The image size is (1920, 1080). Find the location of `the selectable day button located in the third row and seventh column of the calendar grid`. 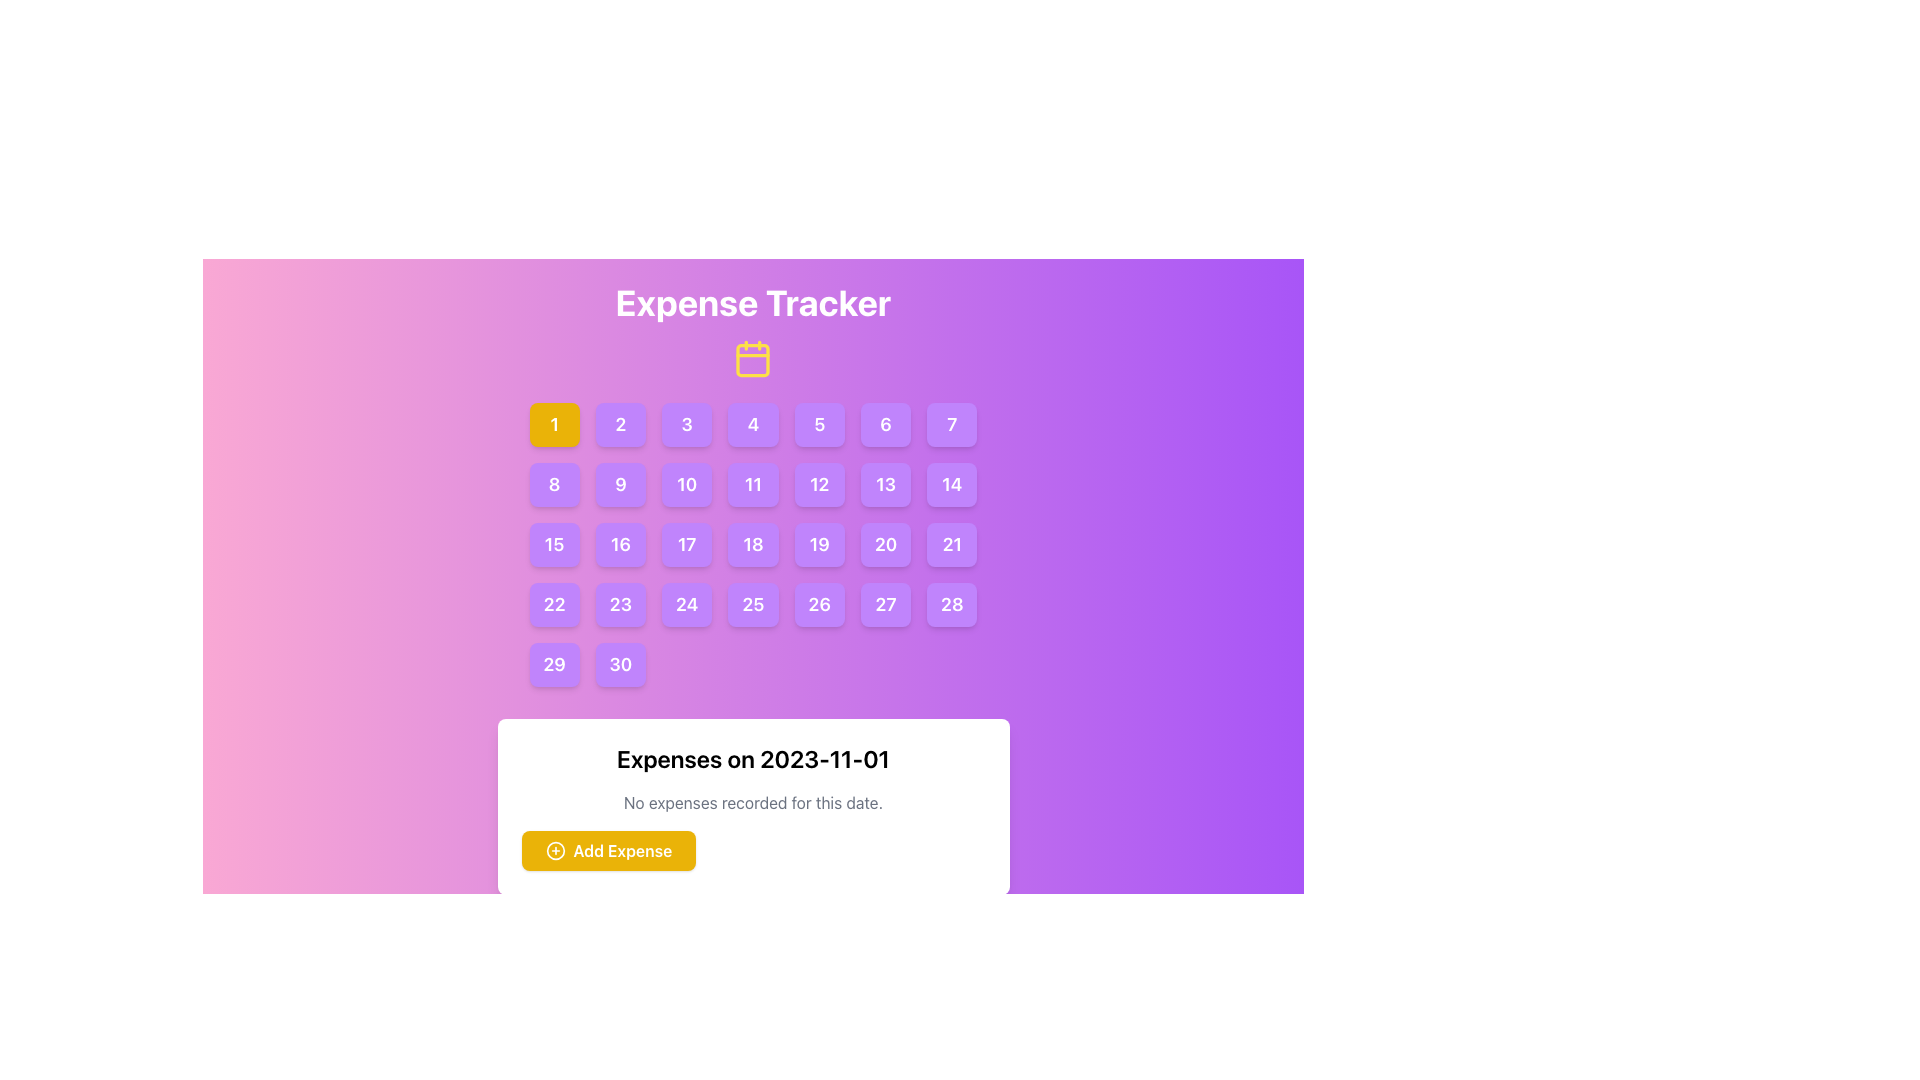

the selectable day button located in the third row and seventh column of the calendar grid is located at coordinates (951, 544).